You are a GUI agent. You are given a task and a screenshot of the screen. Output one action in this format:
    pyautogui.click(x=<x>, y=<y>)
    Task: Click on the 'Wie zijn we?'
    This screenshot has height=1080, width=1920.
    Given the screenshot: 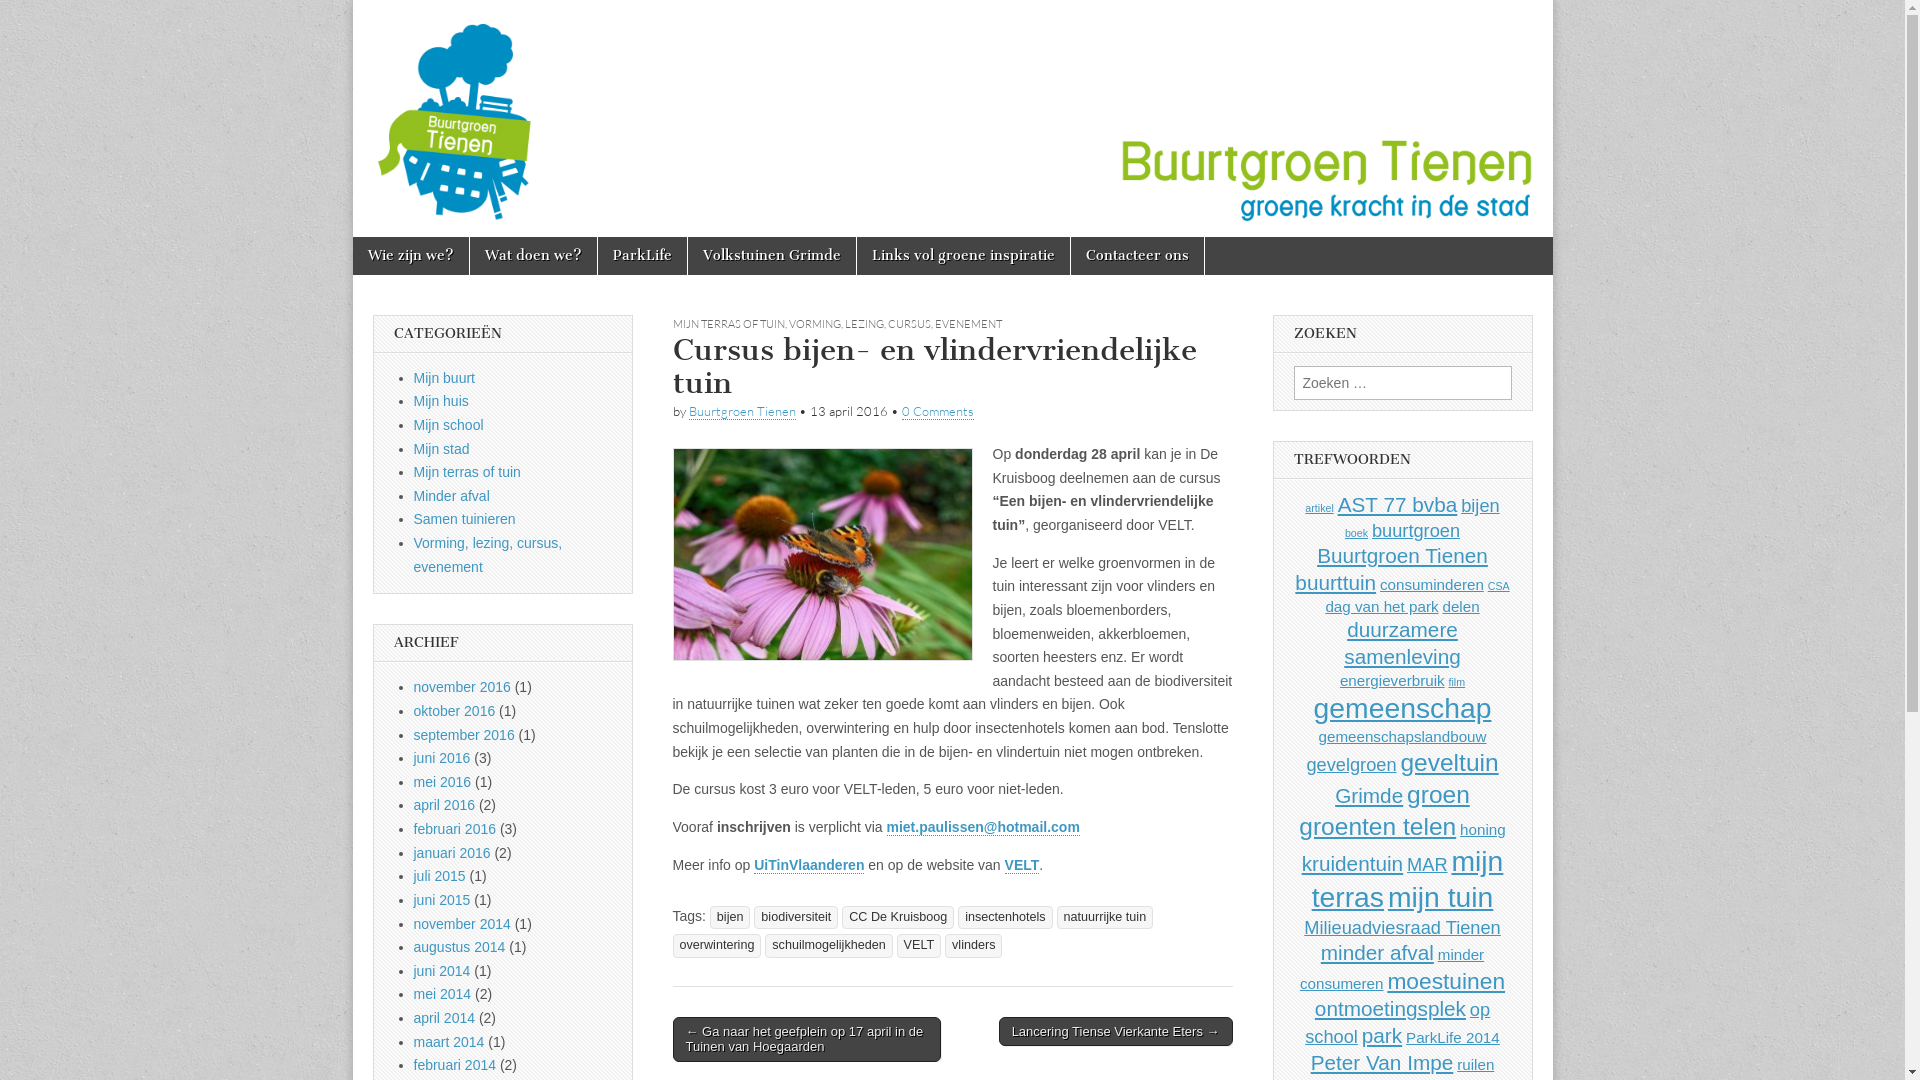 What is the action you would take?
    pyautogui.click(x=408, y=254)
    